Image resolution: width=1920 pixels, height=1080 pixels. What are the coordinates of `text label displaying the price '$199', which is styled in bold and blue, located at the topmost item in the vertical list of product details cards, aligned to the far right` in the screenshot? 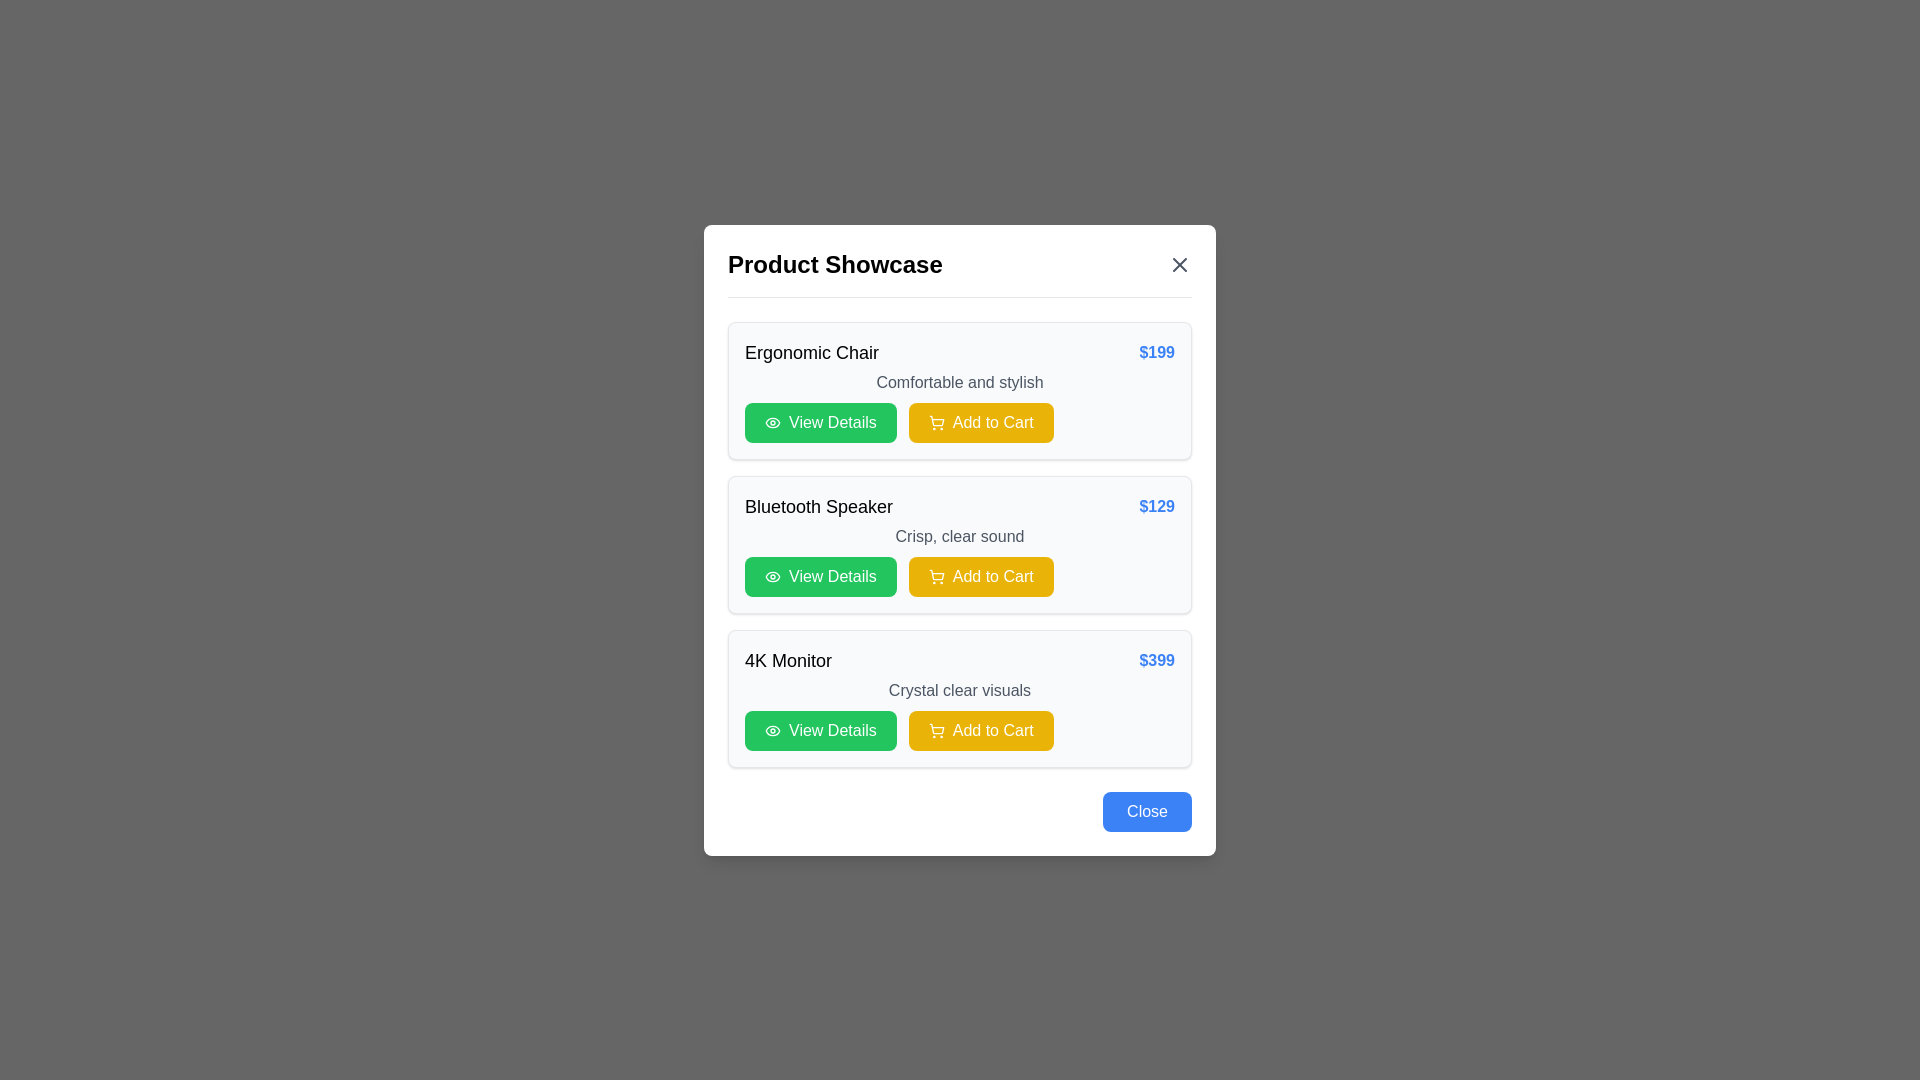 It's located at (1157, 351).